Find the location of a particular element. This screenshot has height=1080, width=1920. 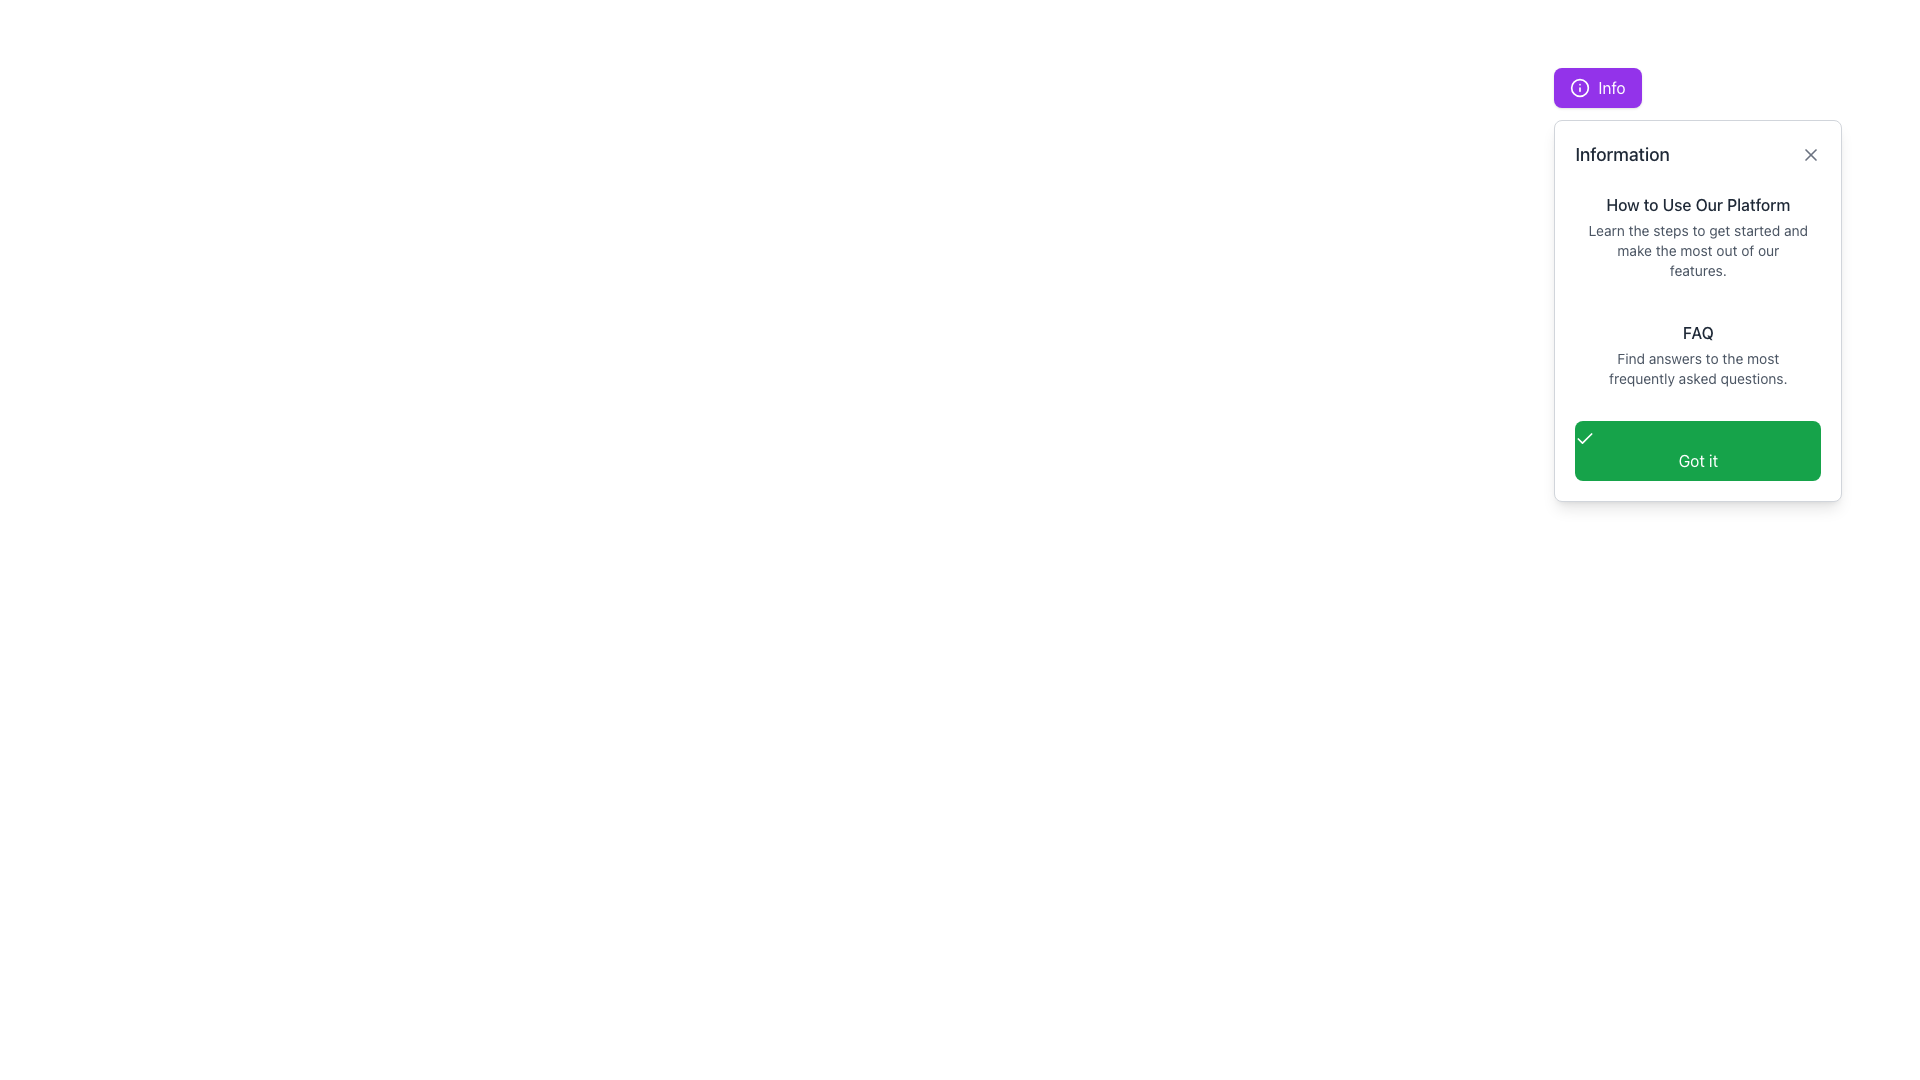

the information button located at the upper-right corner of the interface is located at coordinates (1597, 87).